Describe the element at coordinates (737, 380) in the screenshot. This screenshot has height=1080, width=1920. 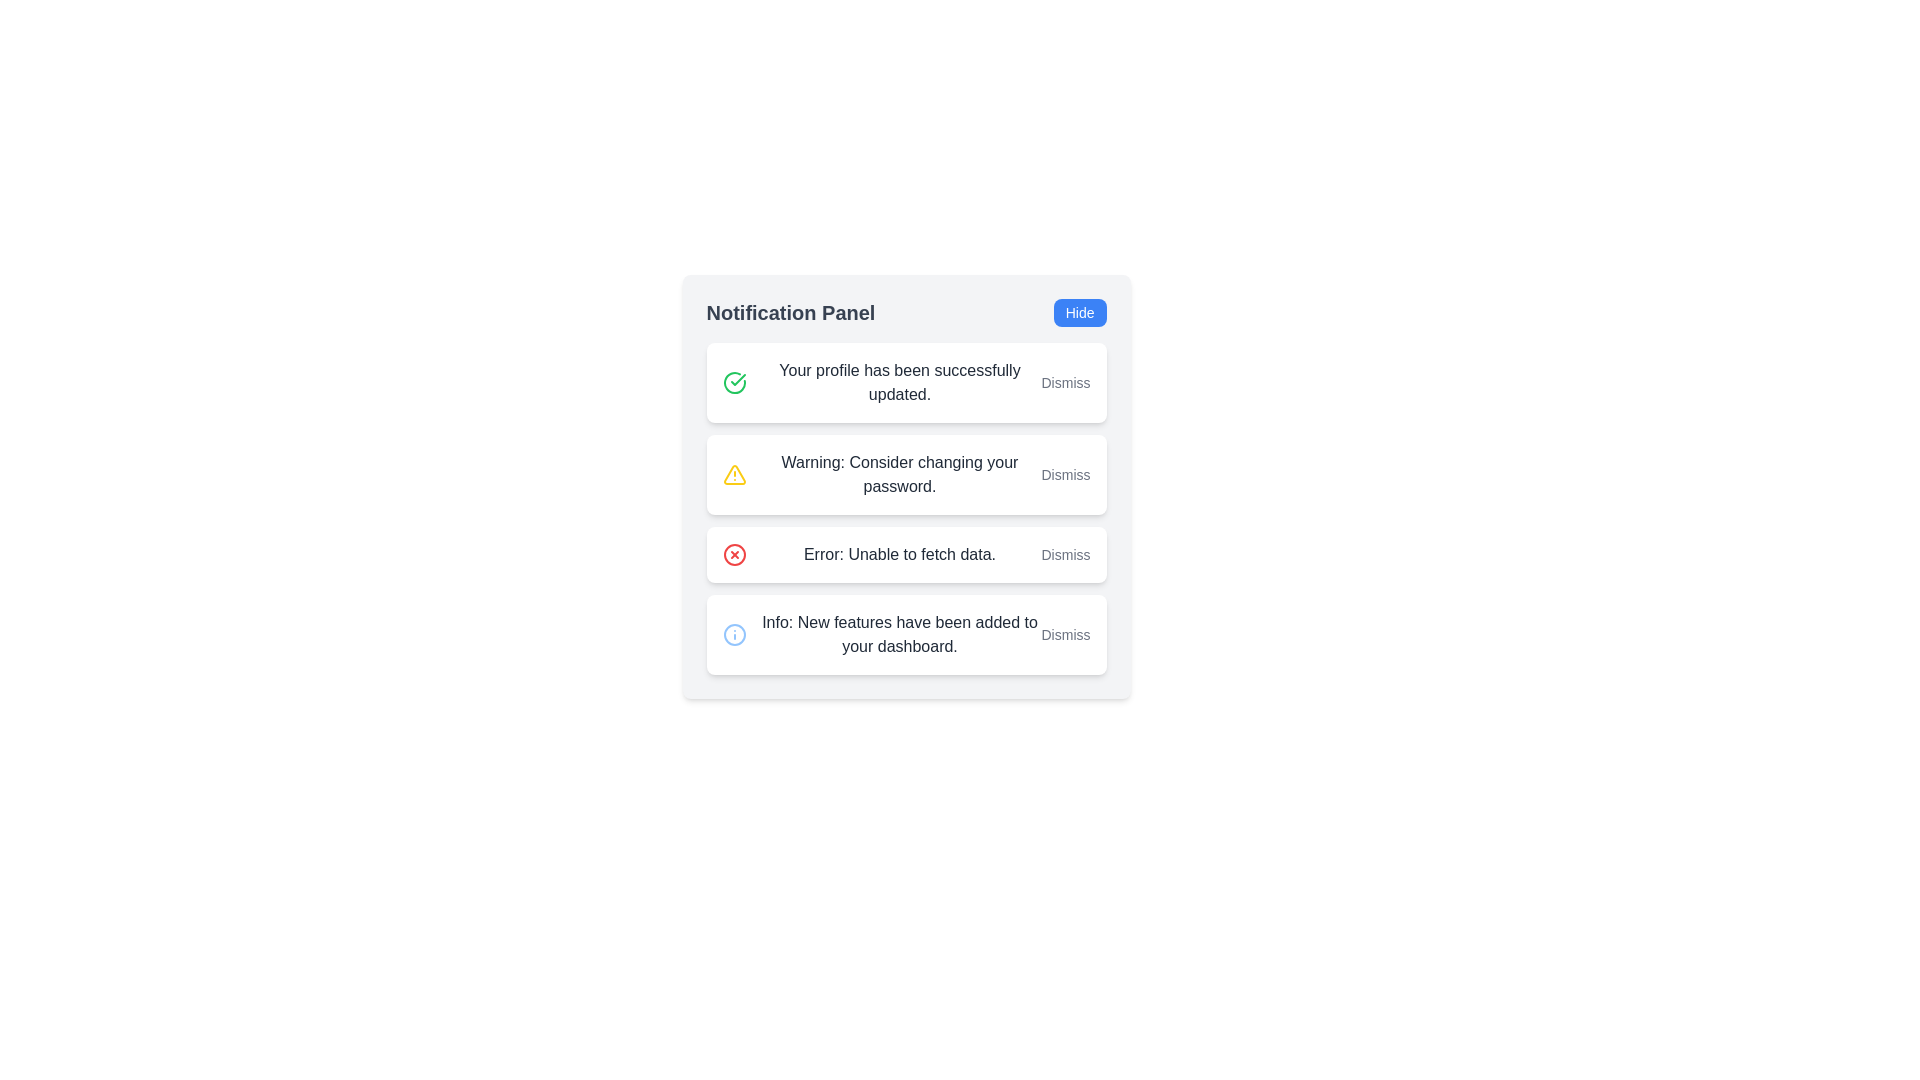
I see `the green checkmark icon, which is a subcomponent of the circular icon located at the topmost notification in the notification panel` at that location.